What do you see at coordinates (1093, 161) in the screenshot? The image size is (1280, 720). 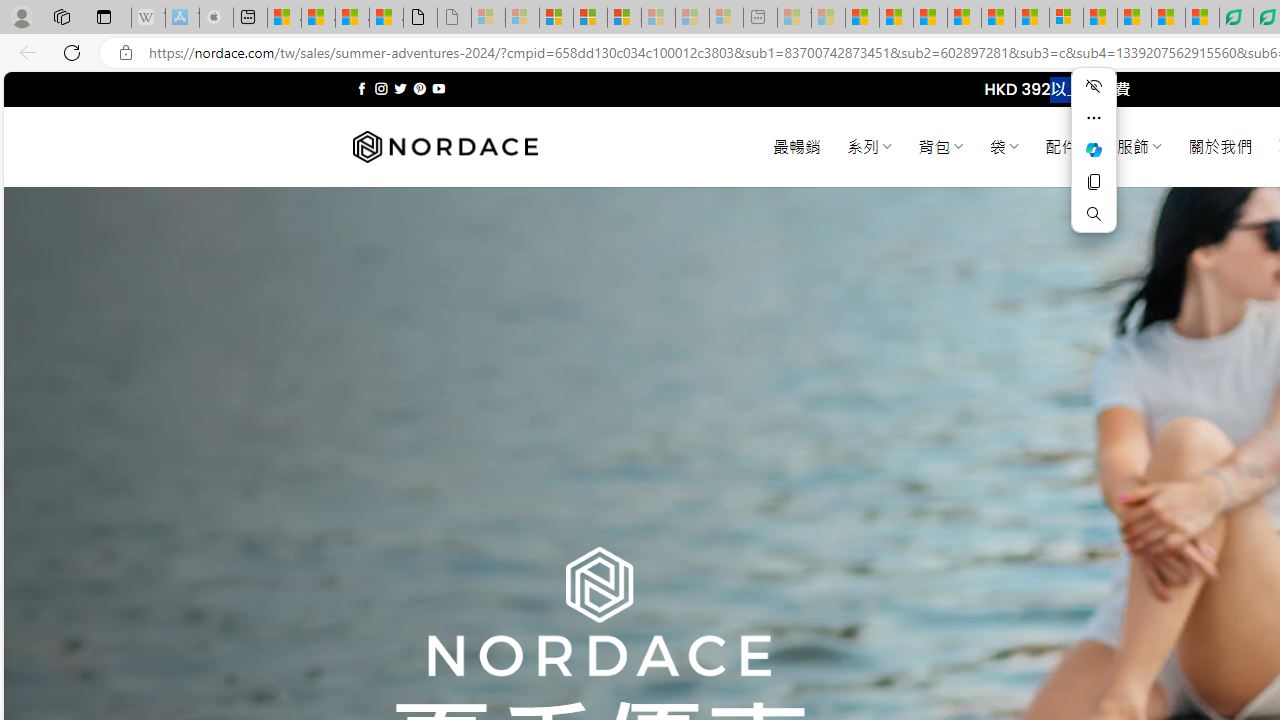 I see `'Mini menu on text selection'` at bounding box center [1093, 161].